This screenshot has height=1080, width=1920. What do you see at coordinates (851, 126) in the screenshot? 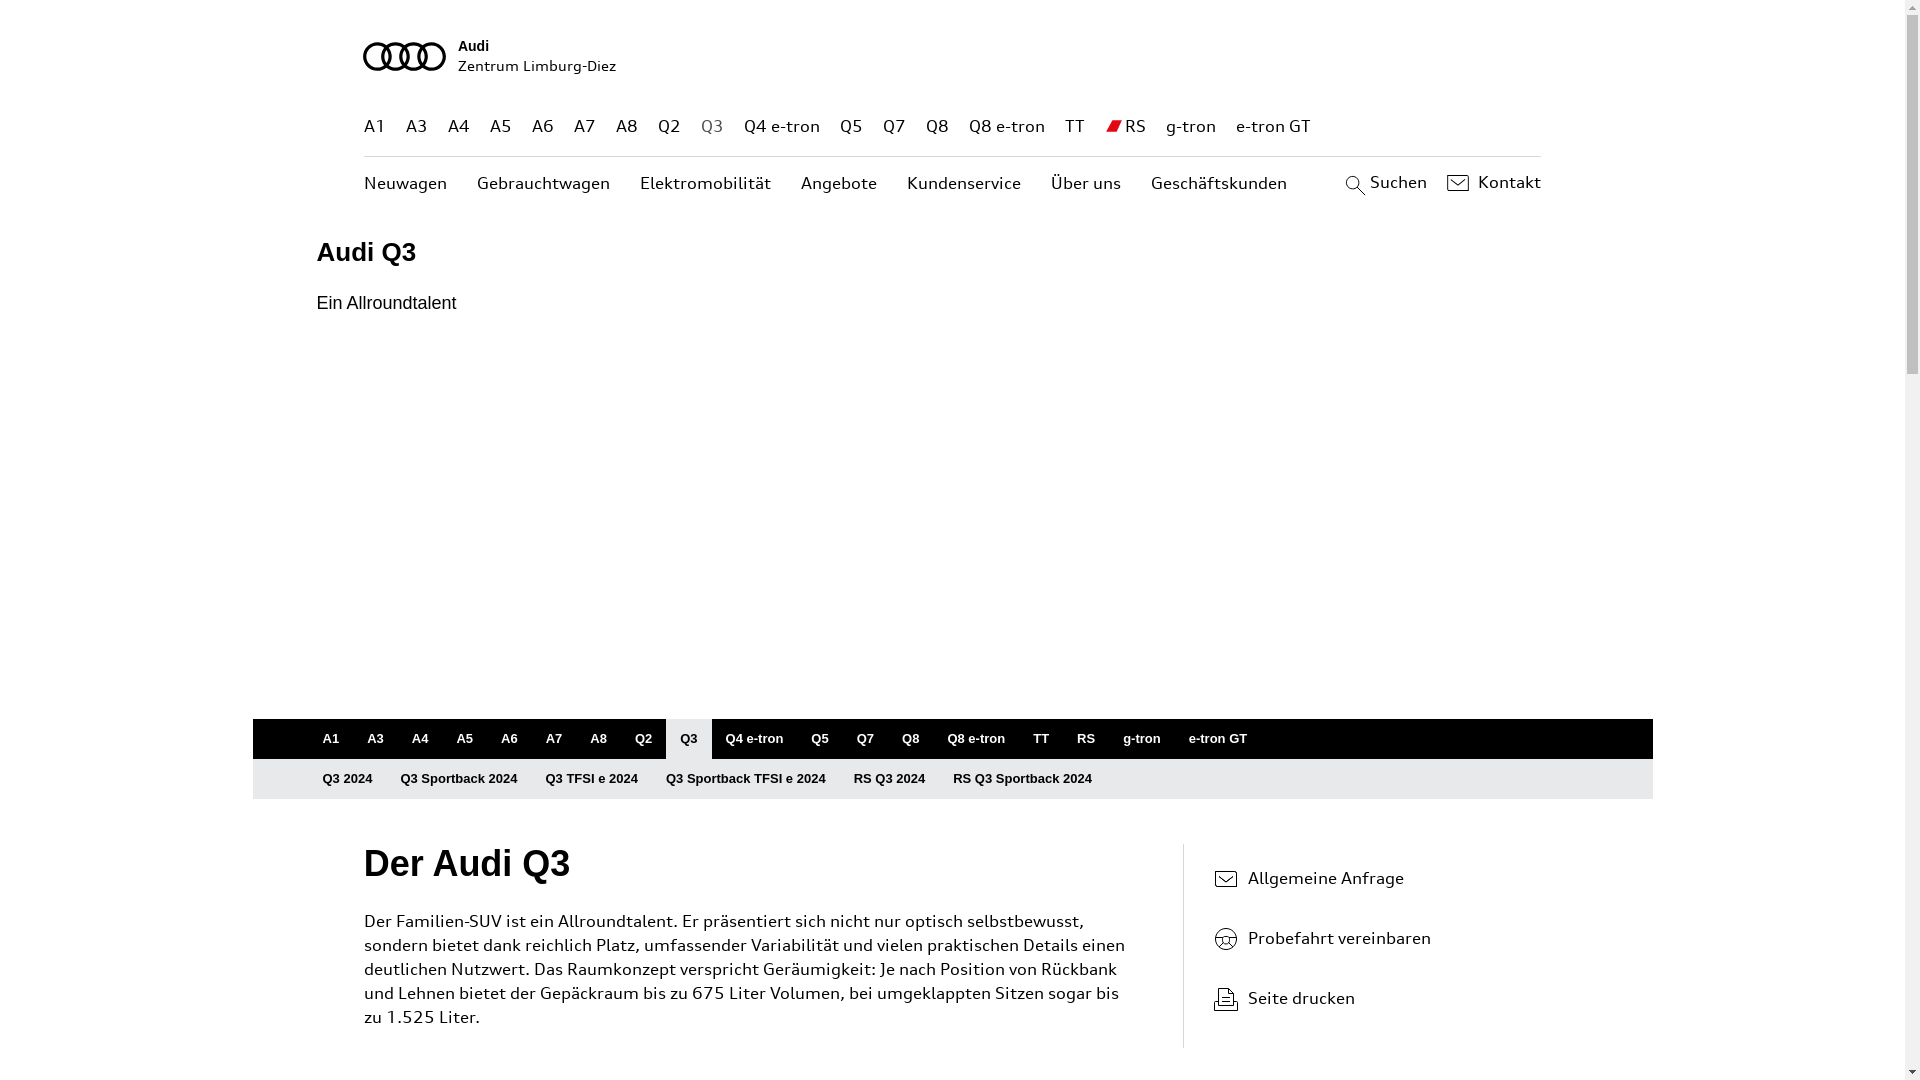
I see `'Q5'` at bounding box center [851, 126].